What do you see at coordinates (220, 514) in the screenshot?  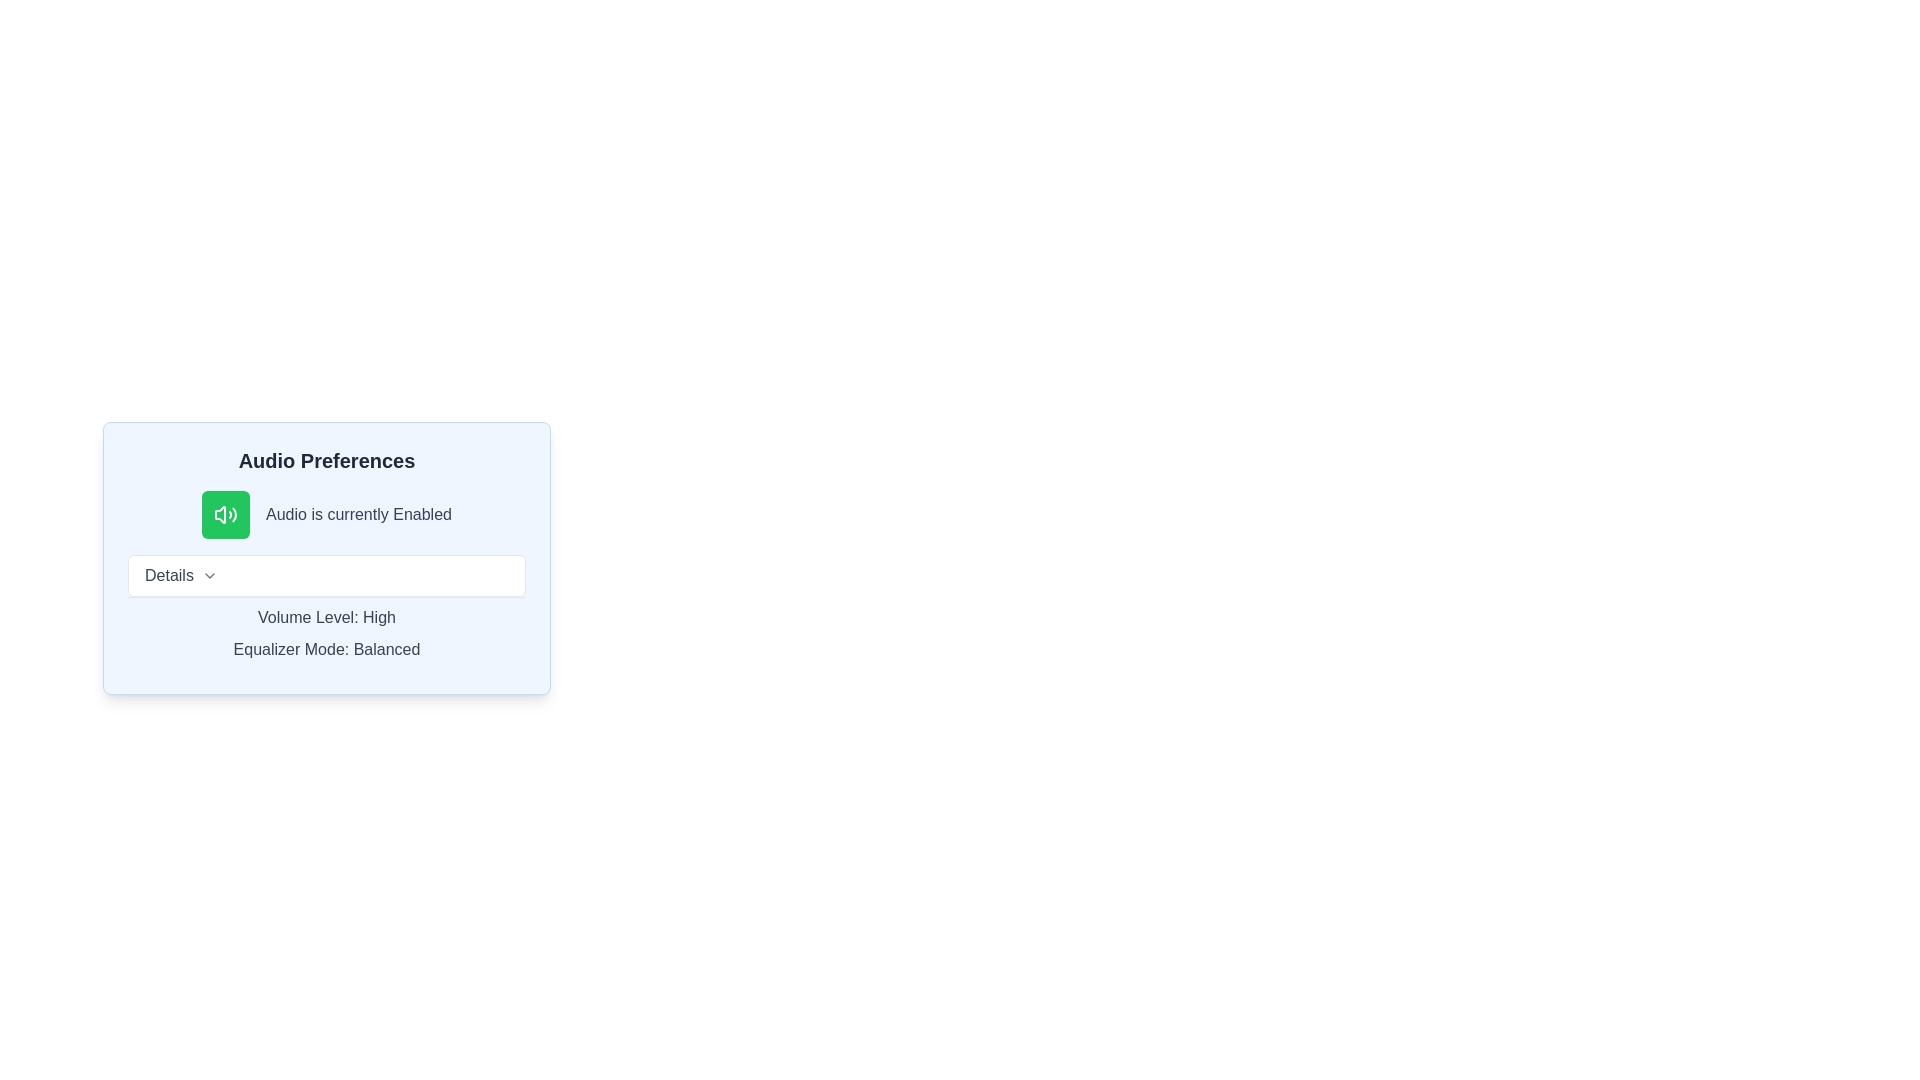 I see `the audio icon represented by a green speaker graphic within the 'Audio Preferences' panel` at bounding box center [220, 514].